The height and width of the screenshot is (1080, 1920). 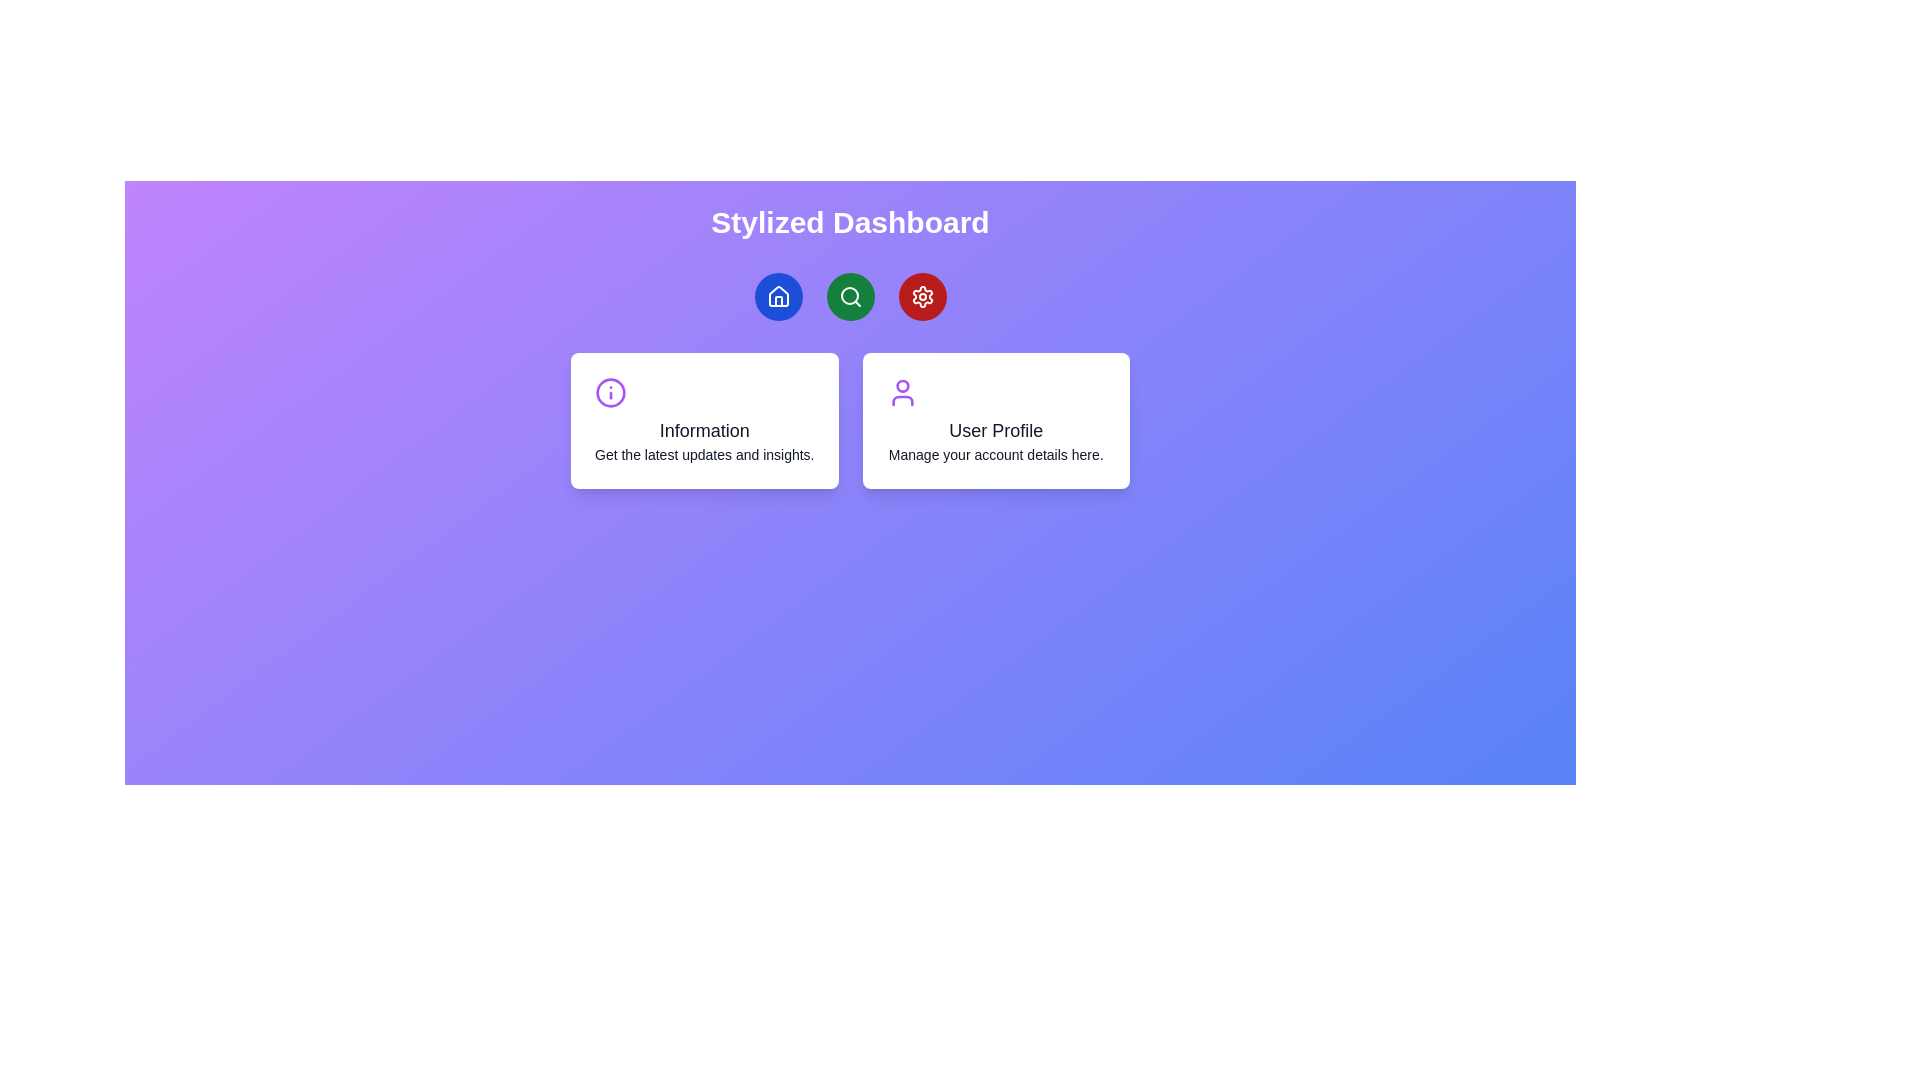 What do you see at coordinates (996, 430) in the screenshot?
I see `the 'User Profile' text label, which is styled with medium font weight and positioned within a white card on the right side of the interface, below a purple user icon` at bounding box center [996, 430].